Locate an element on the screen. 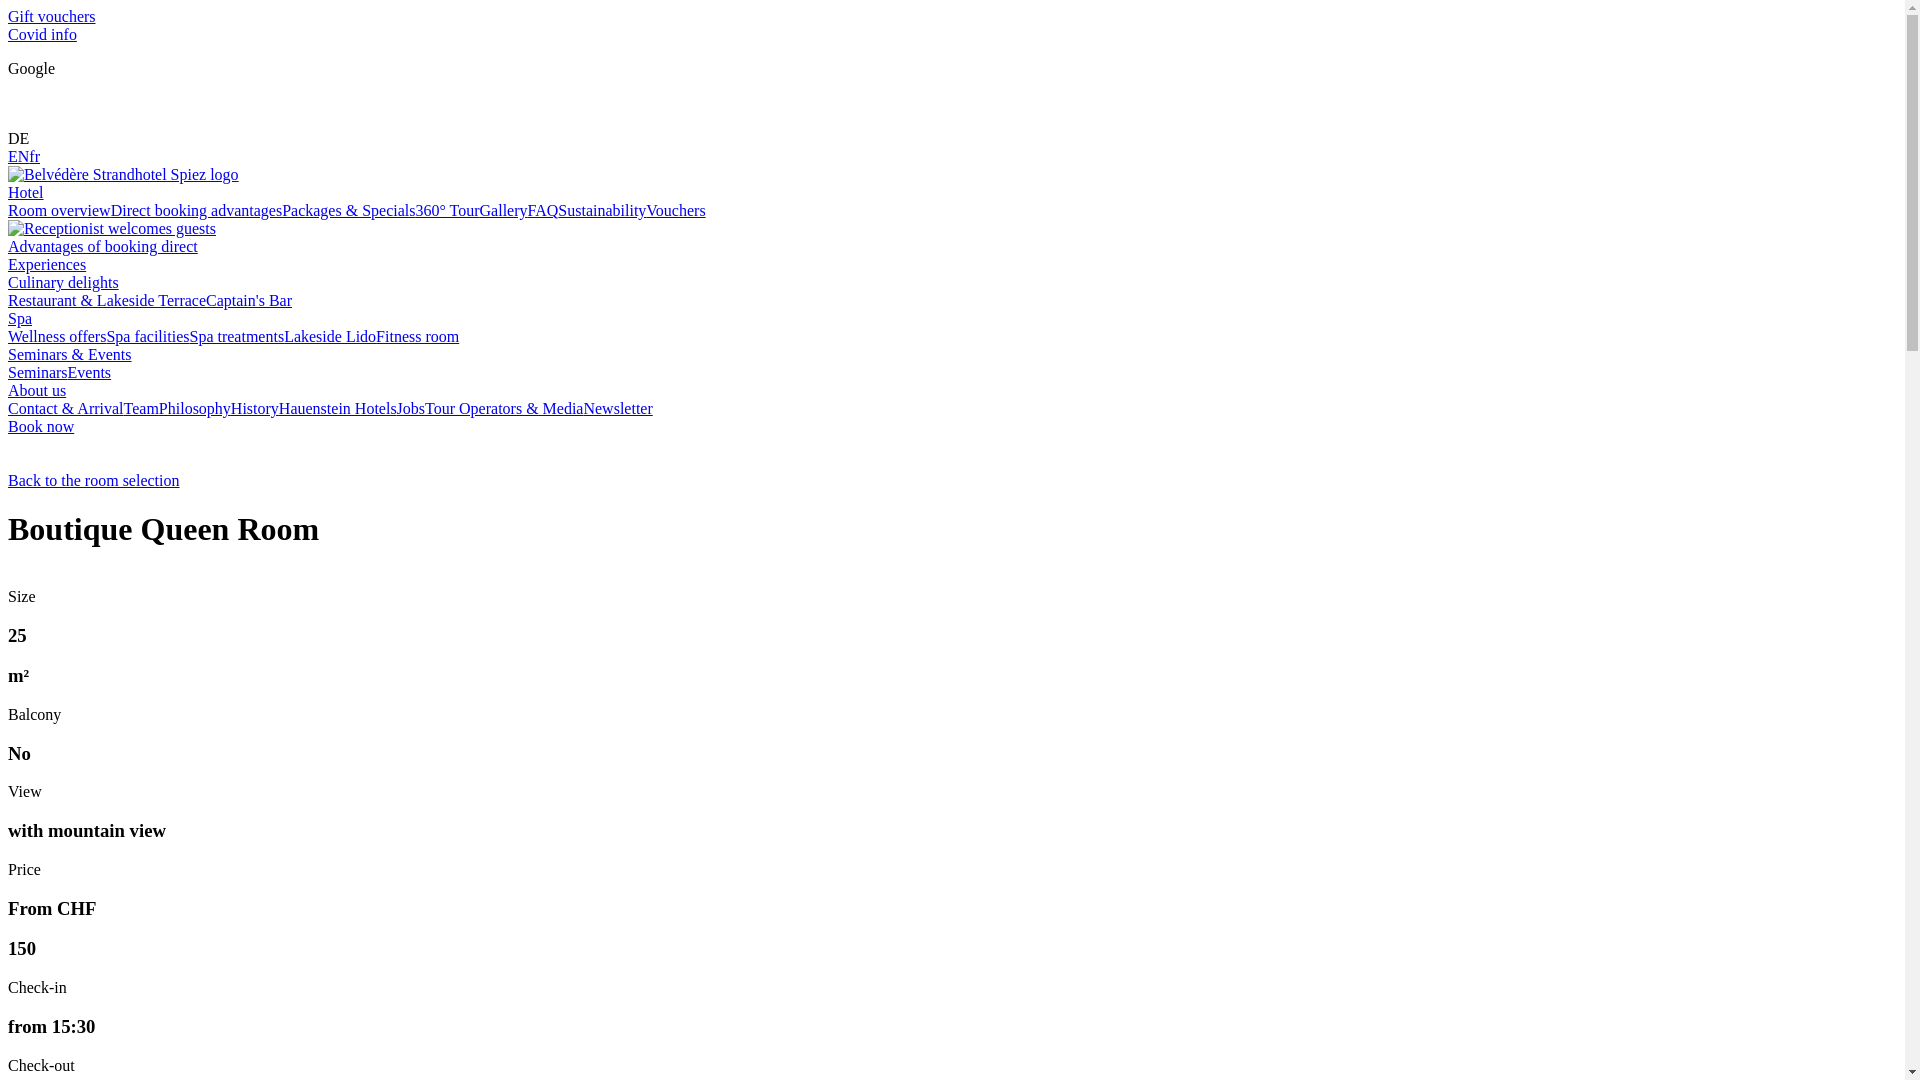 Image resolution: width=1920 pixels, height=1080 pixels. 'Events' is located at coordinates (89, 372).